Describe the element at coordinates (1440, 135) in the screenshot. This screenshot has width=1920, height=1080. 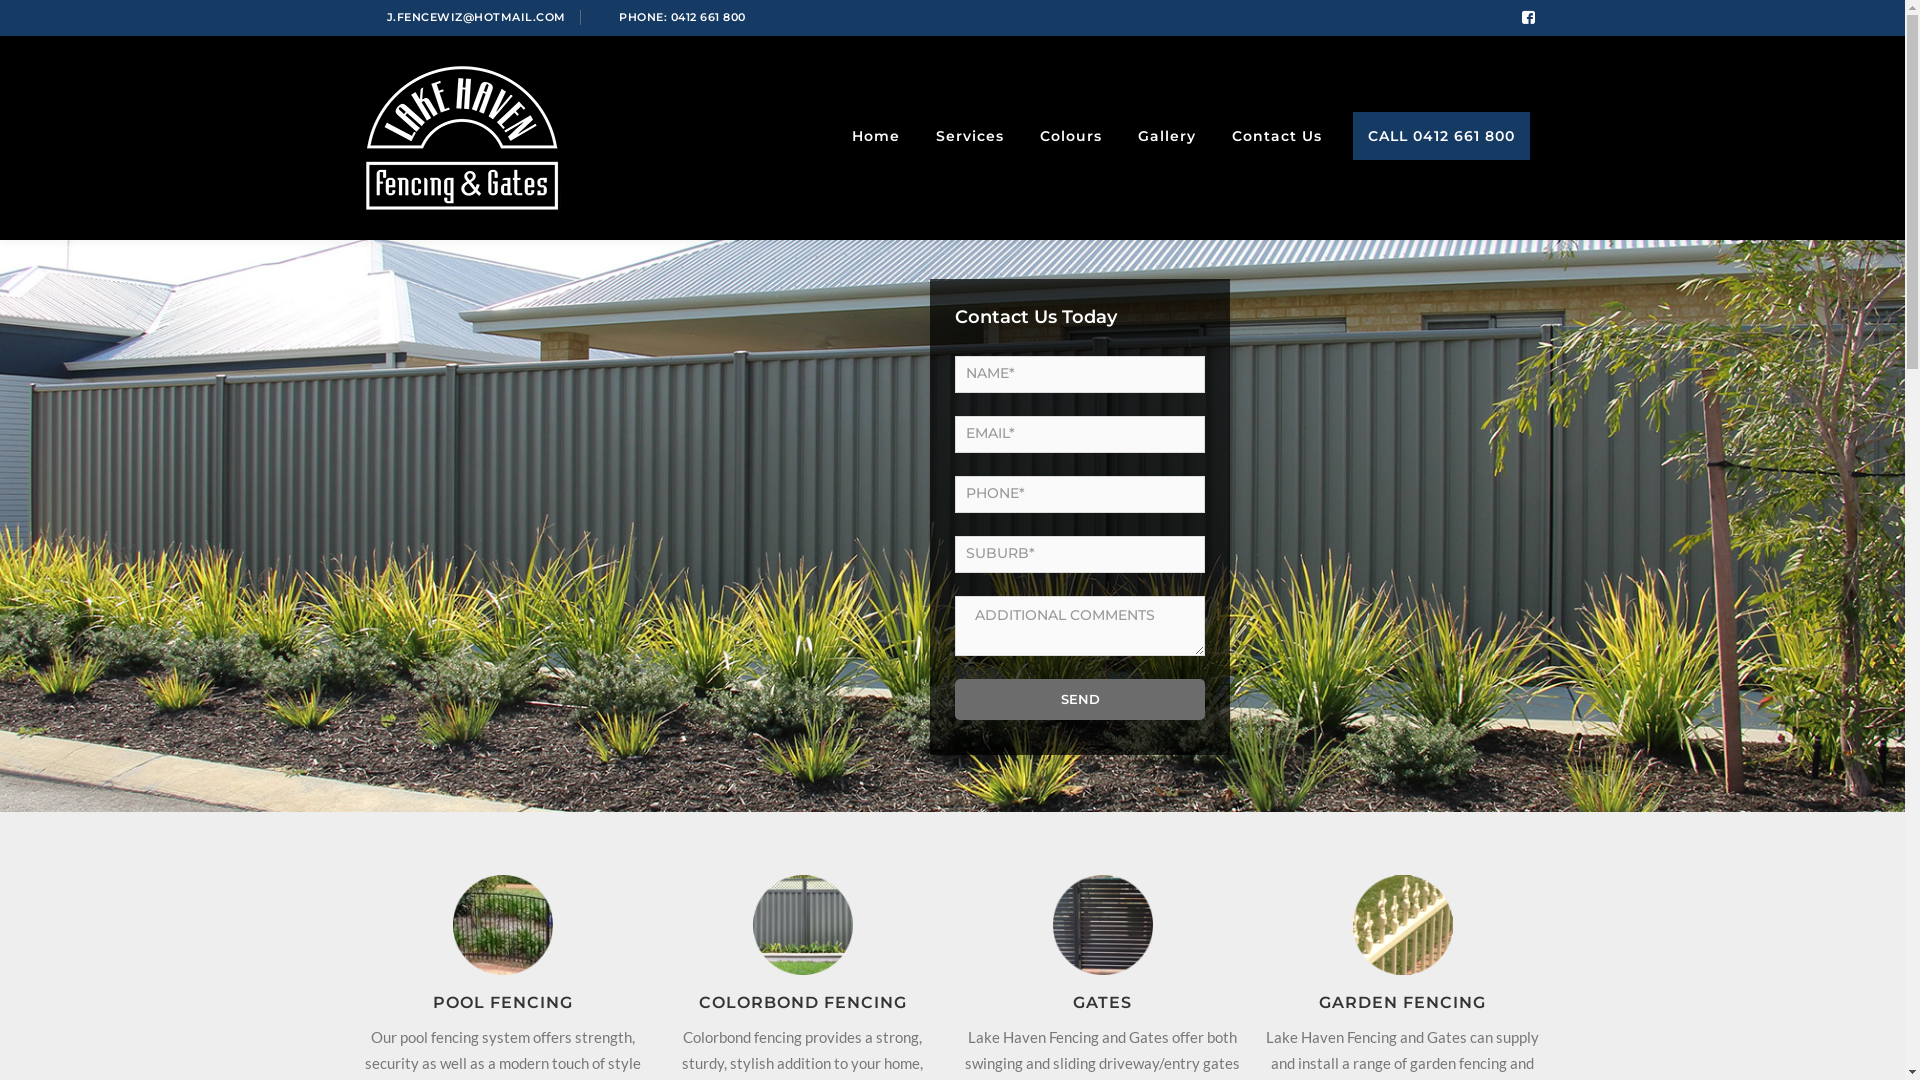
I see `'CALL 0412 661 800'` at that location.